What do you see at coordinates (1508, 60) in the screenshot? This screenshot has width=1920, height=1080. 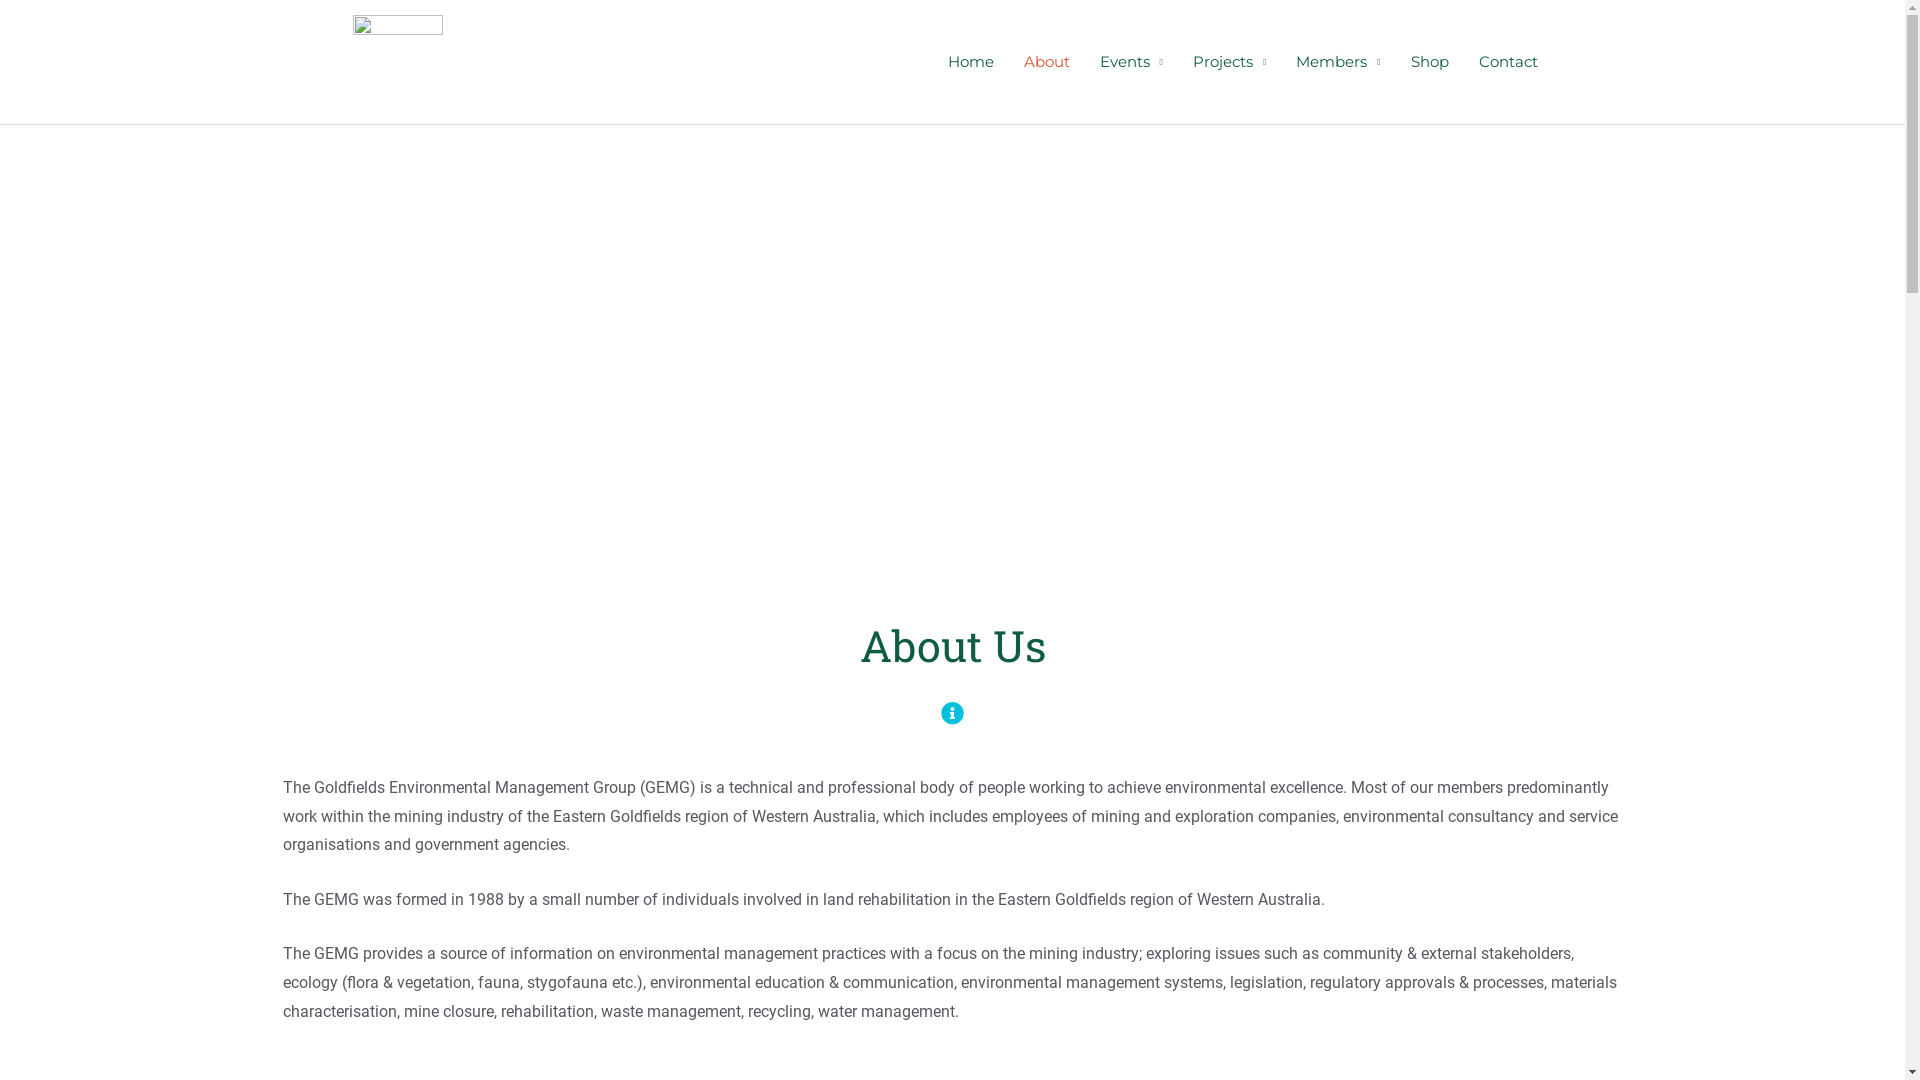 I see `'Contact'` at bounding box center [1508, 60].